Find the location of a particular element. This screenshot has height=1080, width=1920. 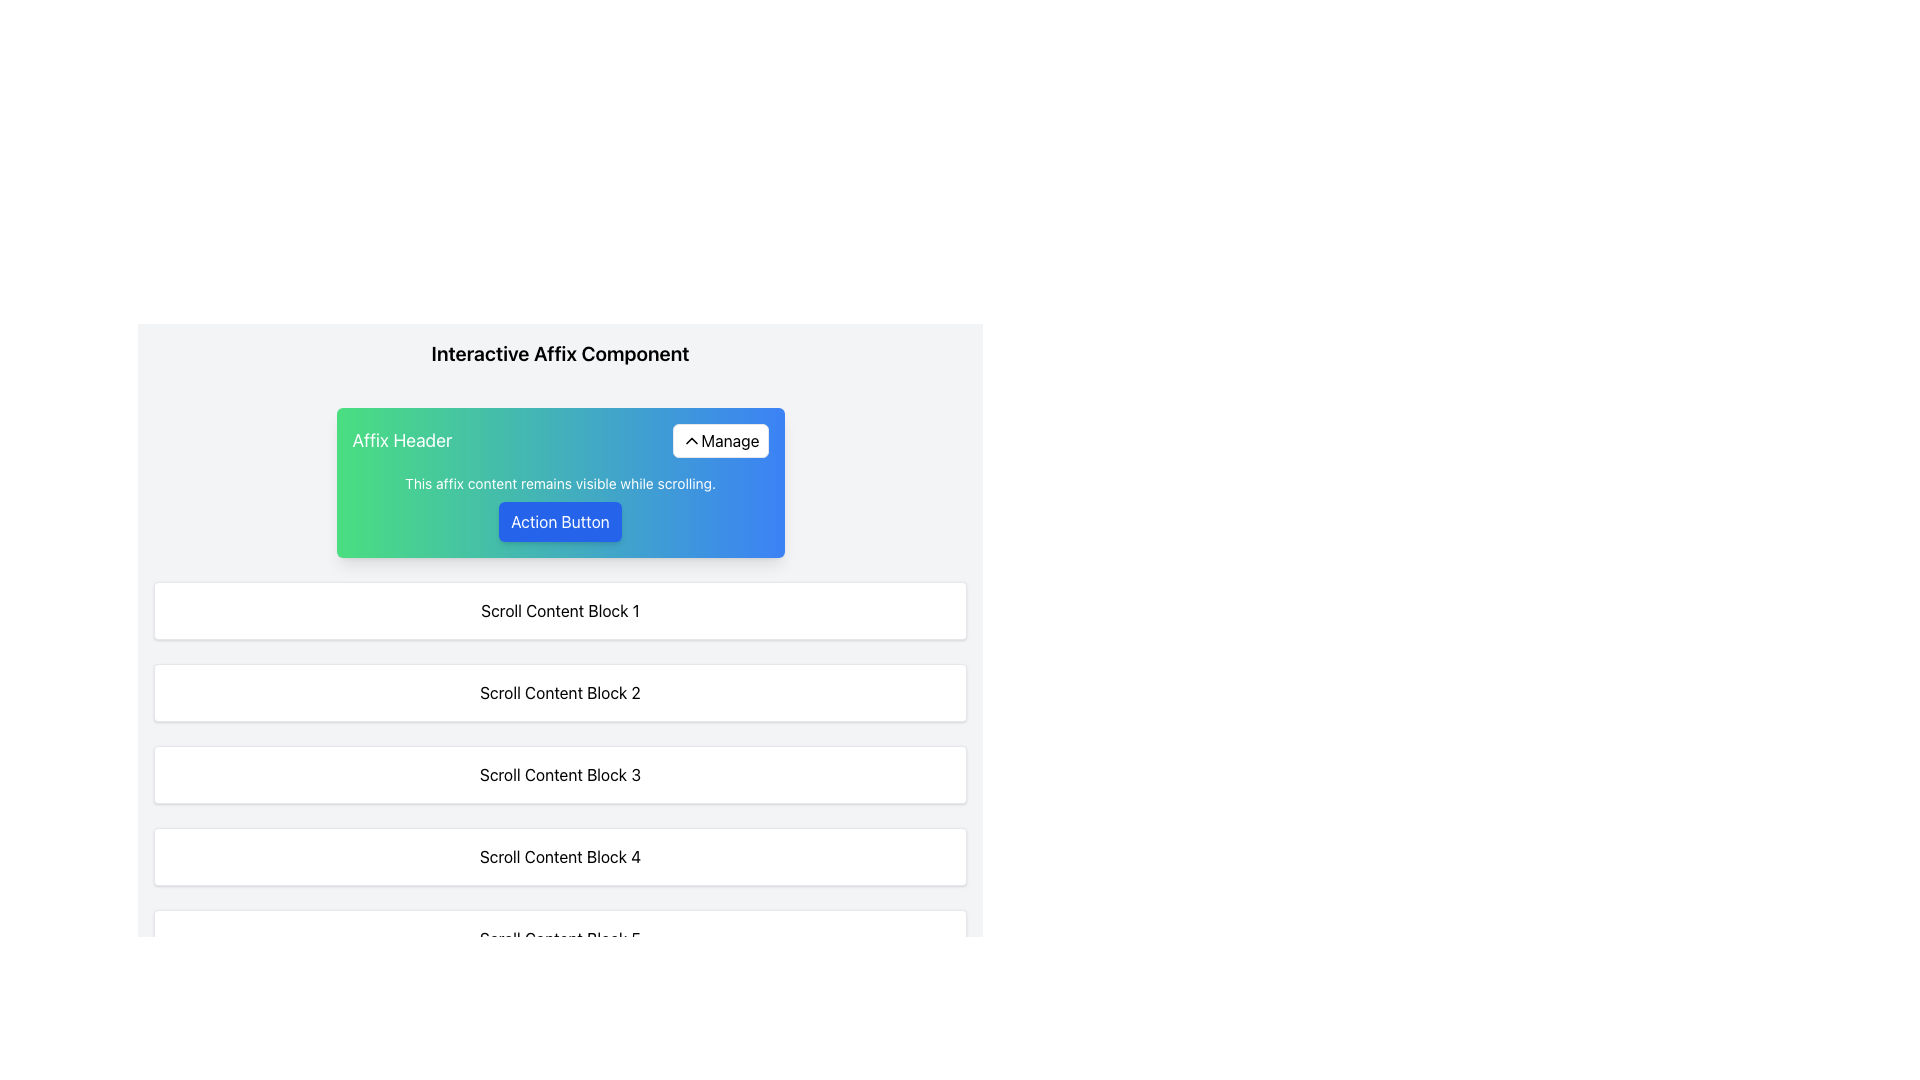

the second static content block in the scrollable list, located between 'Scroll Content Block 1' and 'Scroll Content Block 3' is located at coordinates (560, 692).